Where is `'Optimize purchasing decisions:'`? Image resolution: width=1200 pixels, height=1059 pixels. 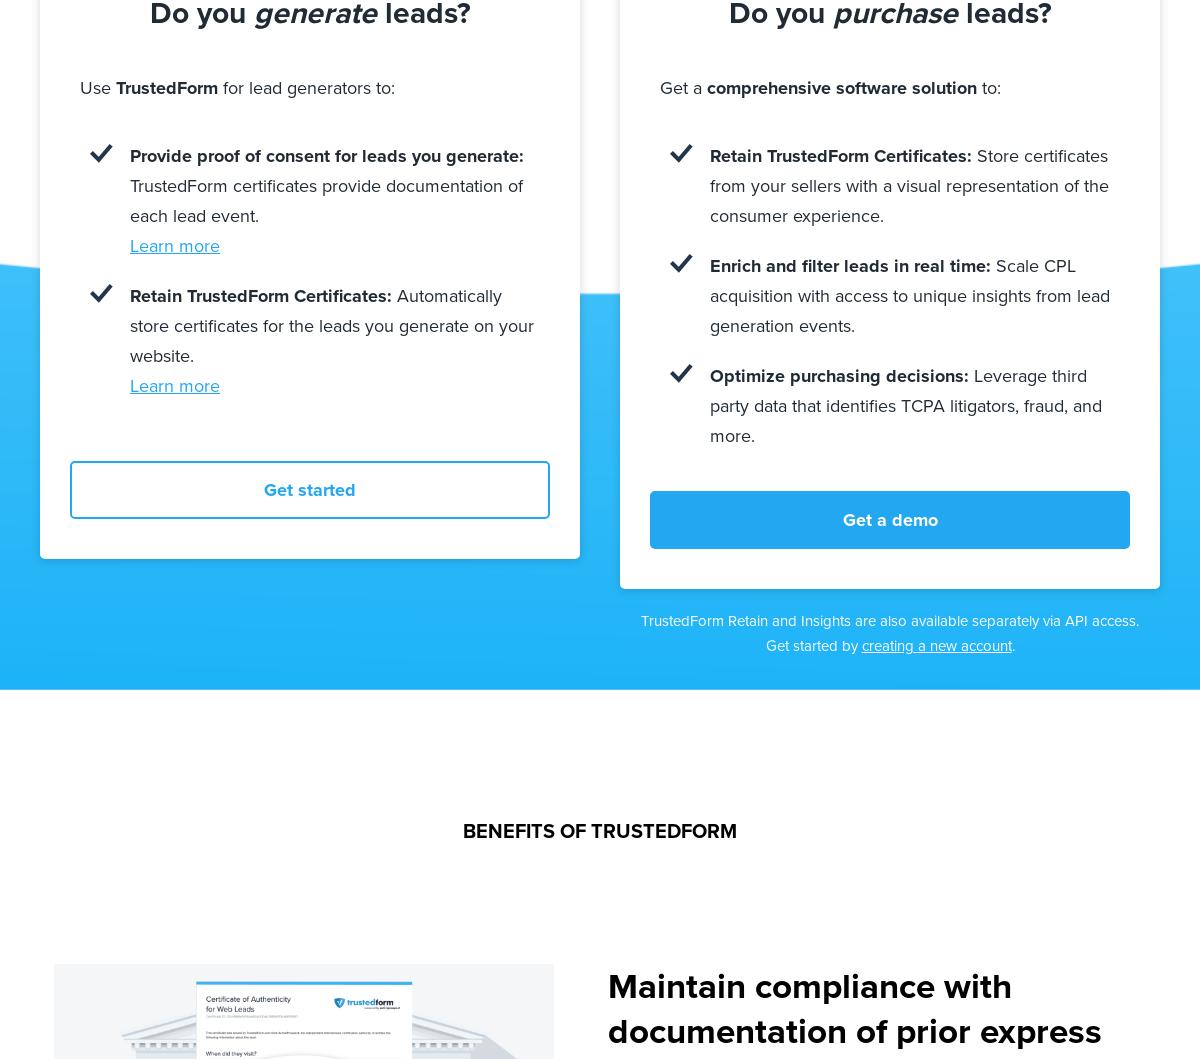 'Optimize purchasing decisions:' is located at coordinates (838, 373).